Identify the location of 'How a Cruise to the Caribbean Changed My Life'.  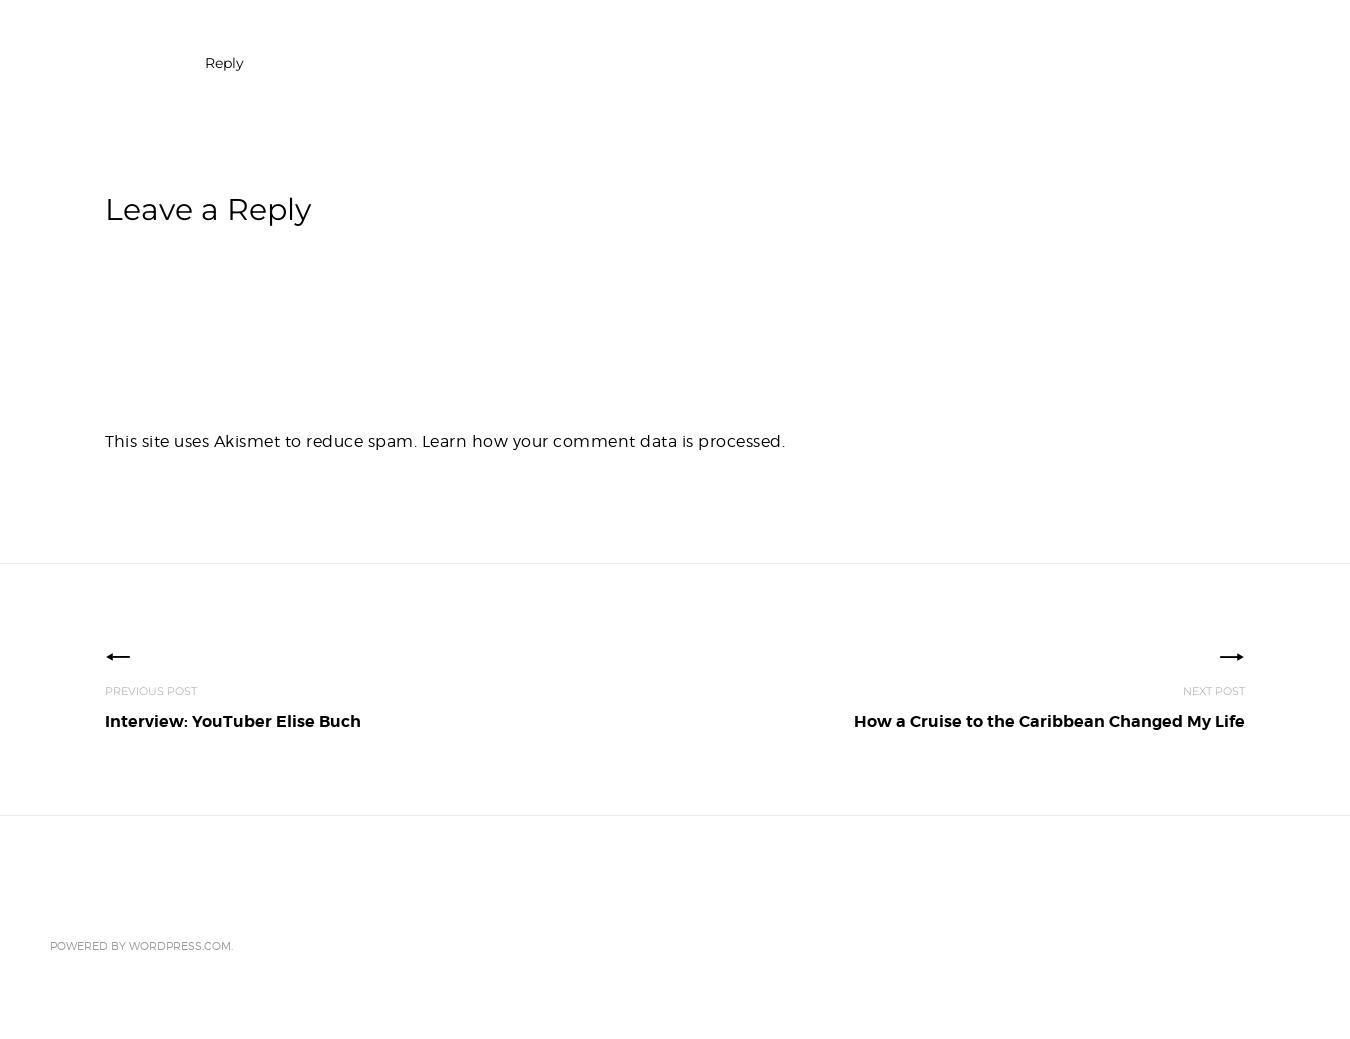
(1049, 720).